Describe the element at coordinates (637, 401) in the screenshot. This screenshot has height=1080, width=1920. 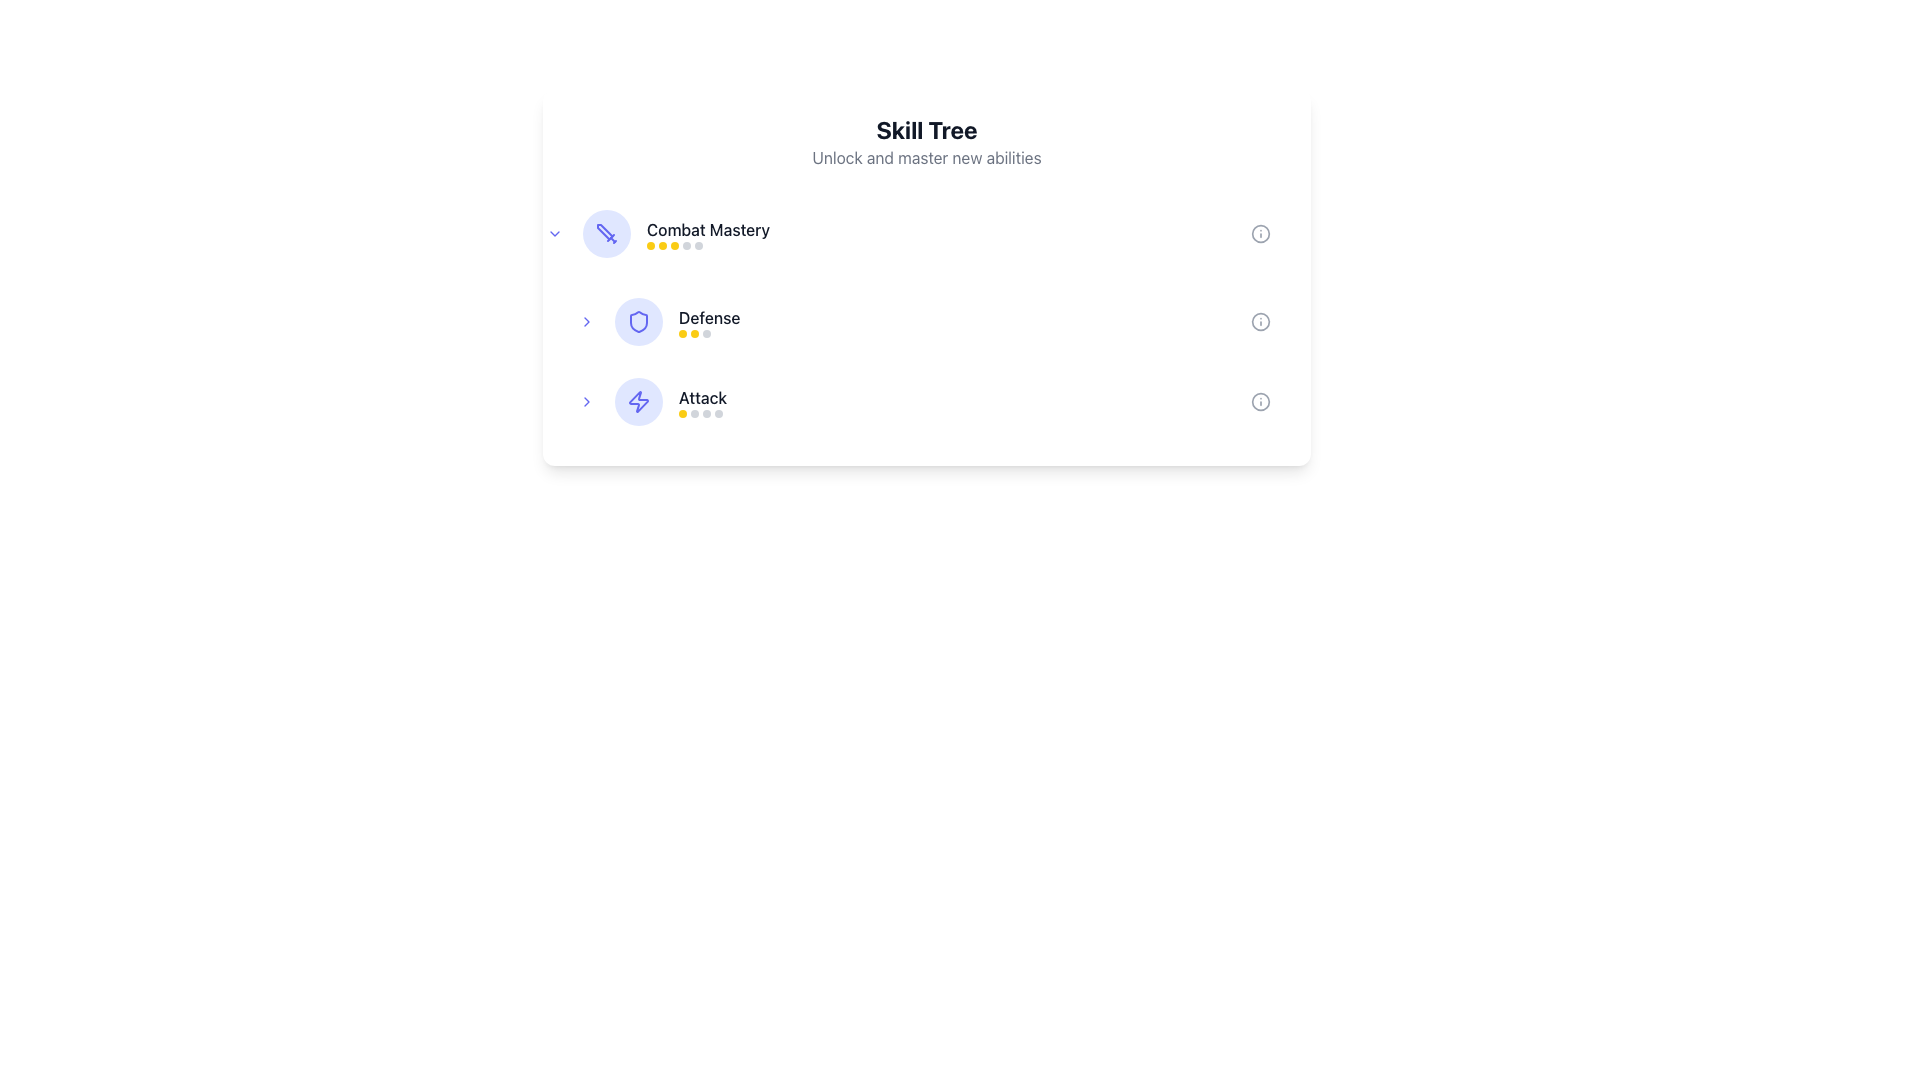
I see `the lightning bolt icon with a vibrant indigo tint located in the 'Attack' section of the 'Skill Tree' interface, positioned to the left of the 'Attack' text` at that location.